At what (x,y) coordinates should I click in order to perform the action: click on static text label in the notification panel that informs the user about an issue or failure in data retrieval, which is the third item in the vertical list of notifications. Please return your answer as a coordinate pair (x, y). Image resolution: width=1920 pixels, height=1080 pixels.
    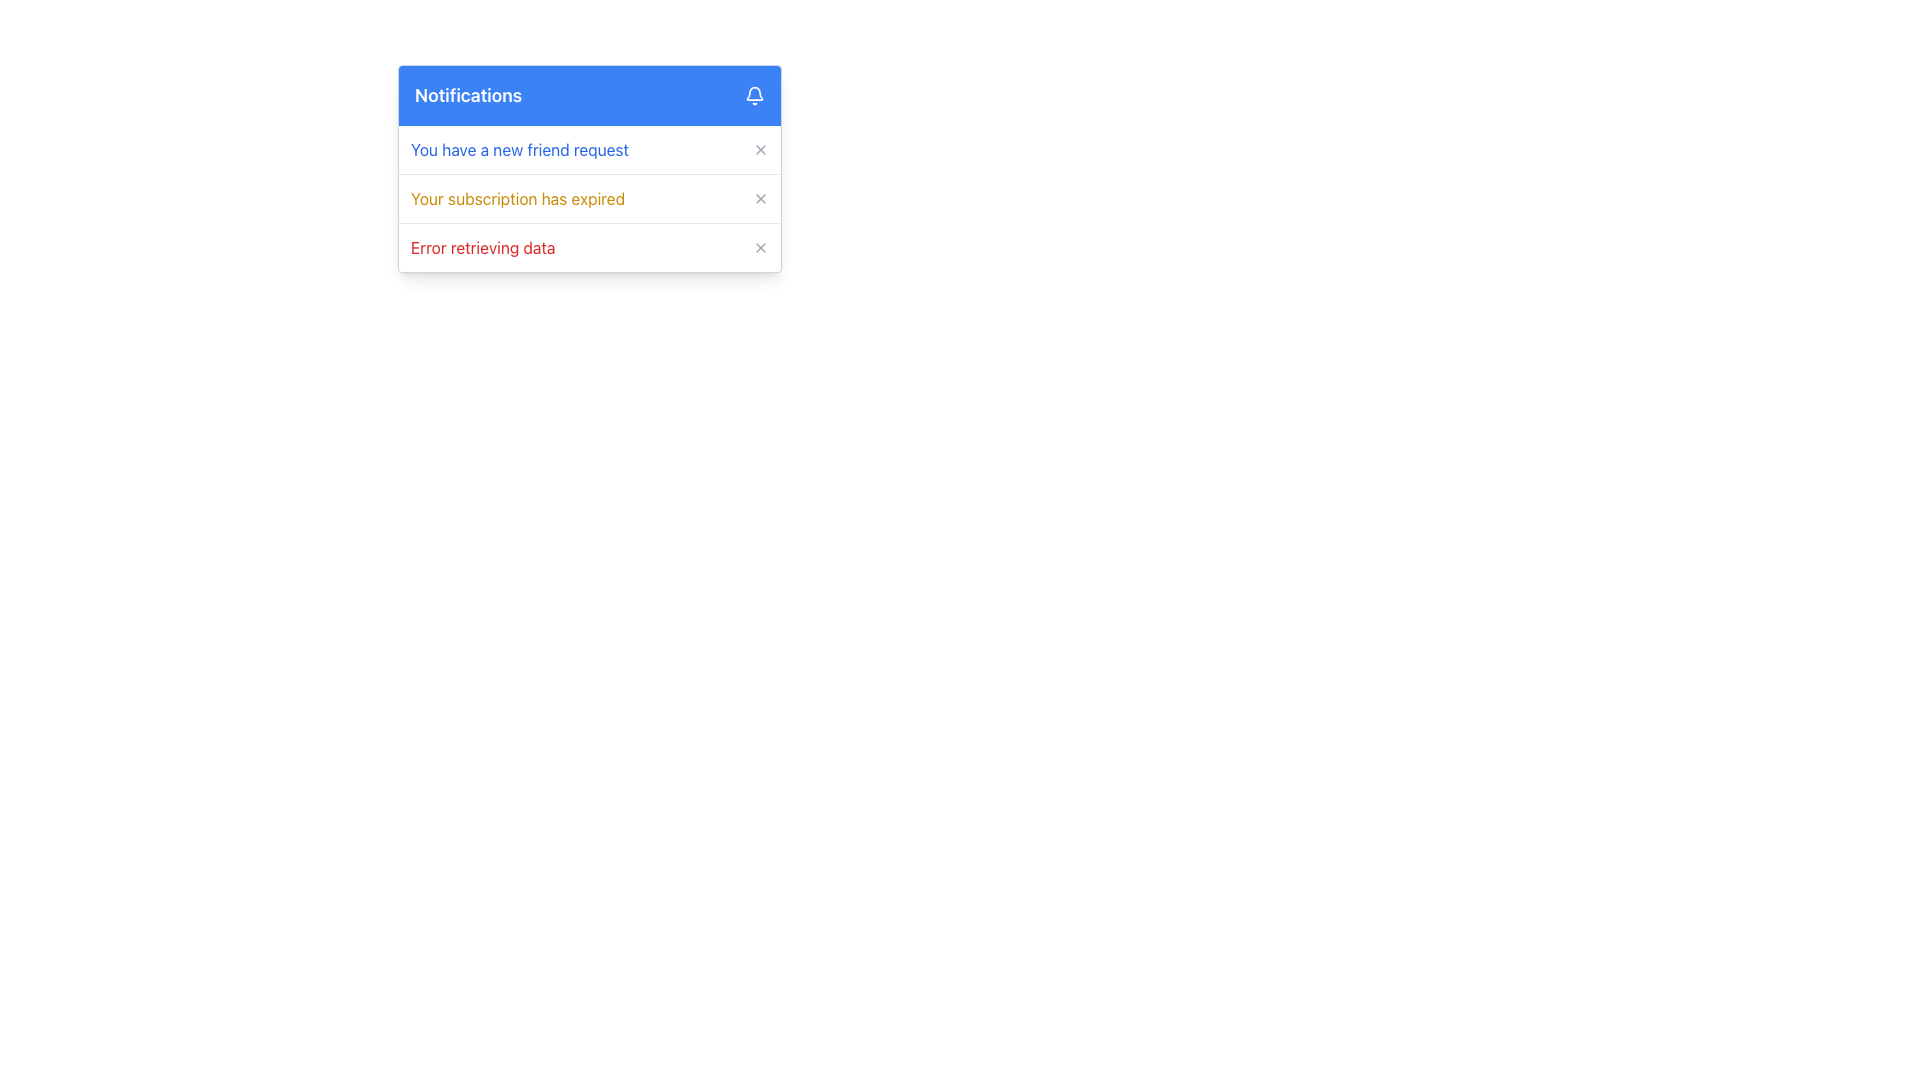
    Looking at the image, I should click on (483, 246).